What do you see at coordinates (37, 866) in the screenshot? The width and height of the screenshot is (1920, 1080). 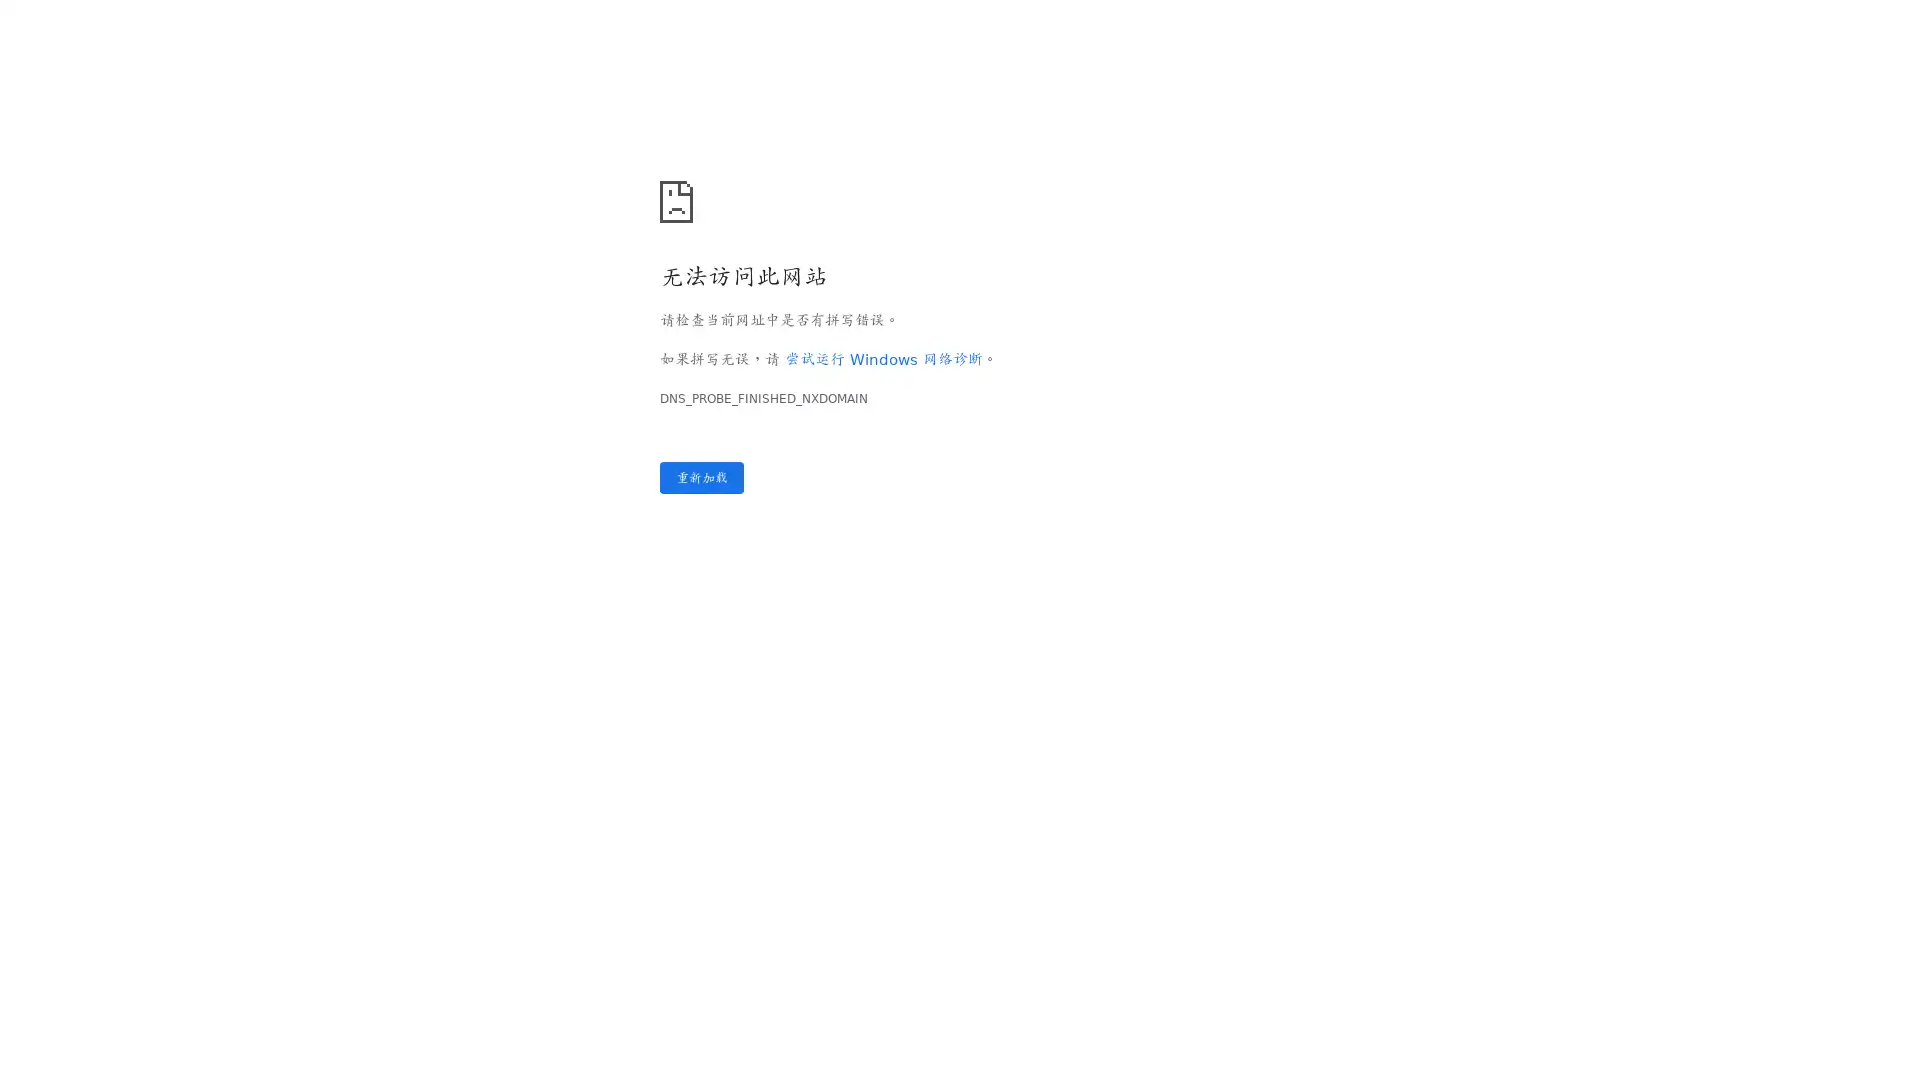 I see `Go to slide 1` at bounding box center [37, 866].